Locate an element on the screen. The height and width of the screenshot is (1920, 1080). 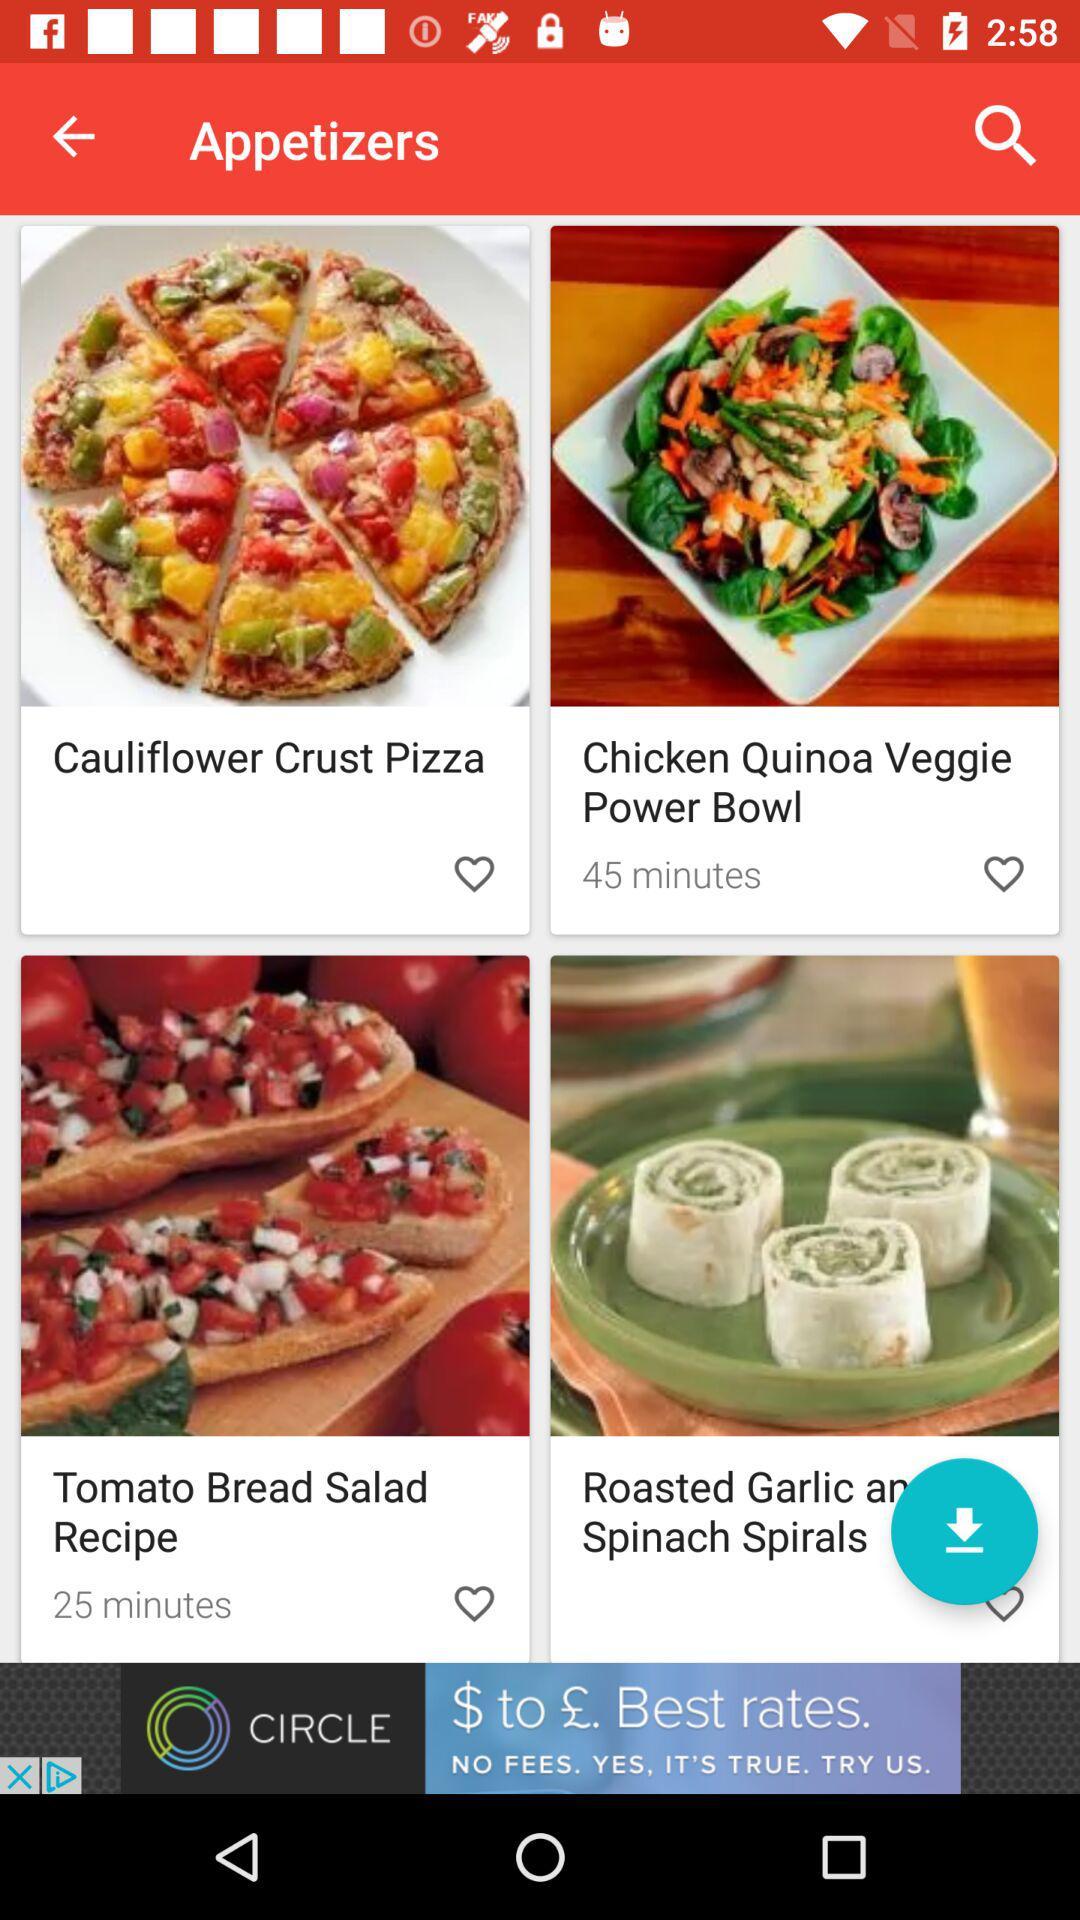
advertisement site is located at coordinates (540, 1727).